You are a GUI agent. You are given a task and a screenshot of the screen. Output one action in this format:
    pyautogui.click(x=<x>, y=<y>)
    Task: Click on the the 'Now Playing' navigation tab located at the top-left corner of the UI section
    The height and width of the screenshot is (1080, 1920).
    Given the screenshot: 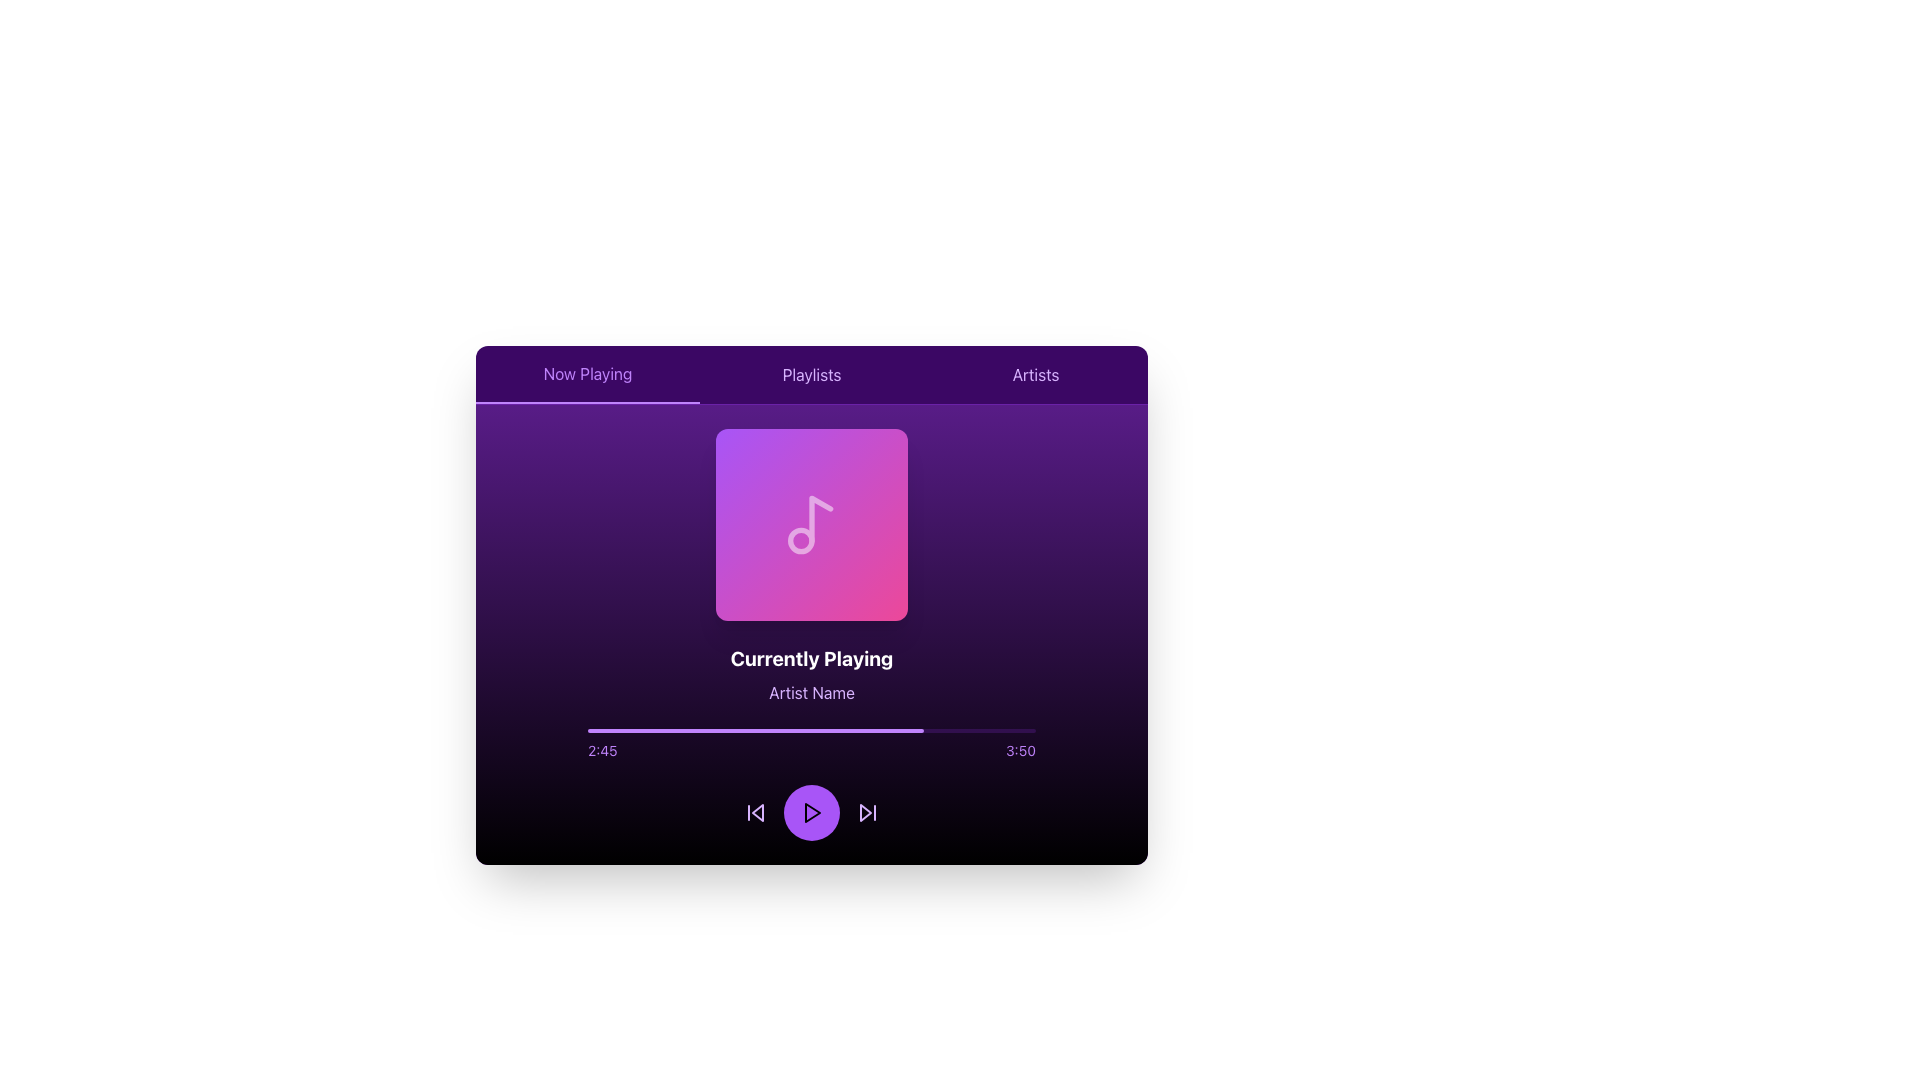 What is the action you would take?
    pyautogui.click(x=587, y=374)
    